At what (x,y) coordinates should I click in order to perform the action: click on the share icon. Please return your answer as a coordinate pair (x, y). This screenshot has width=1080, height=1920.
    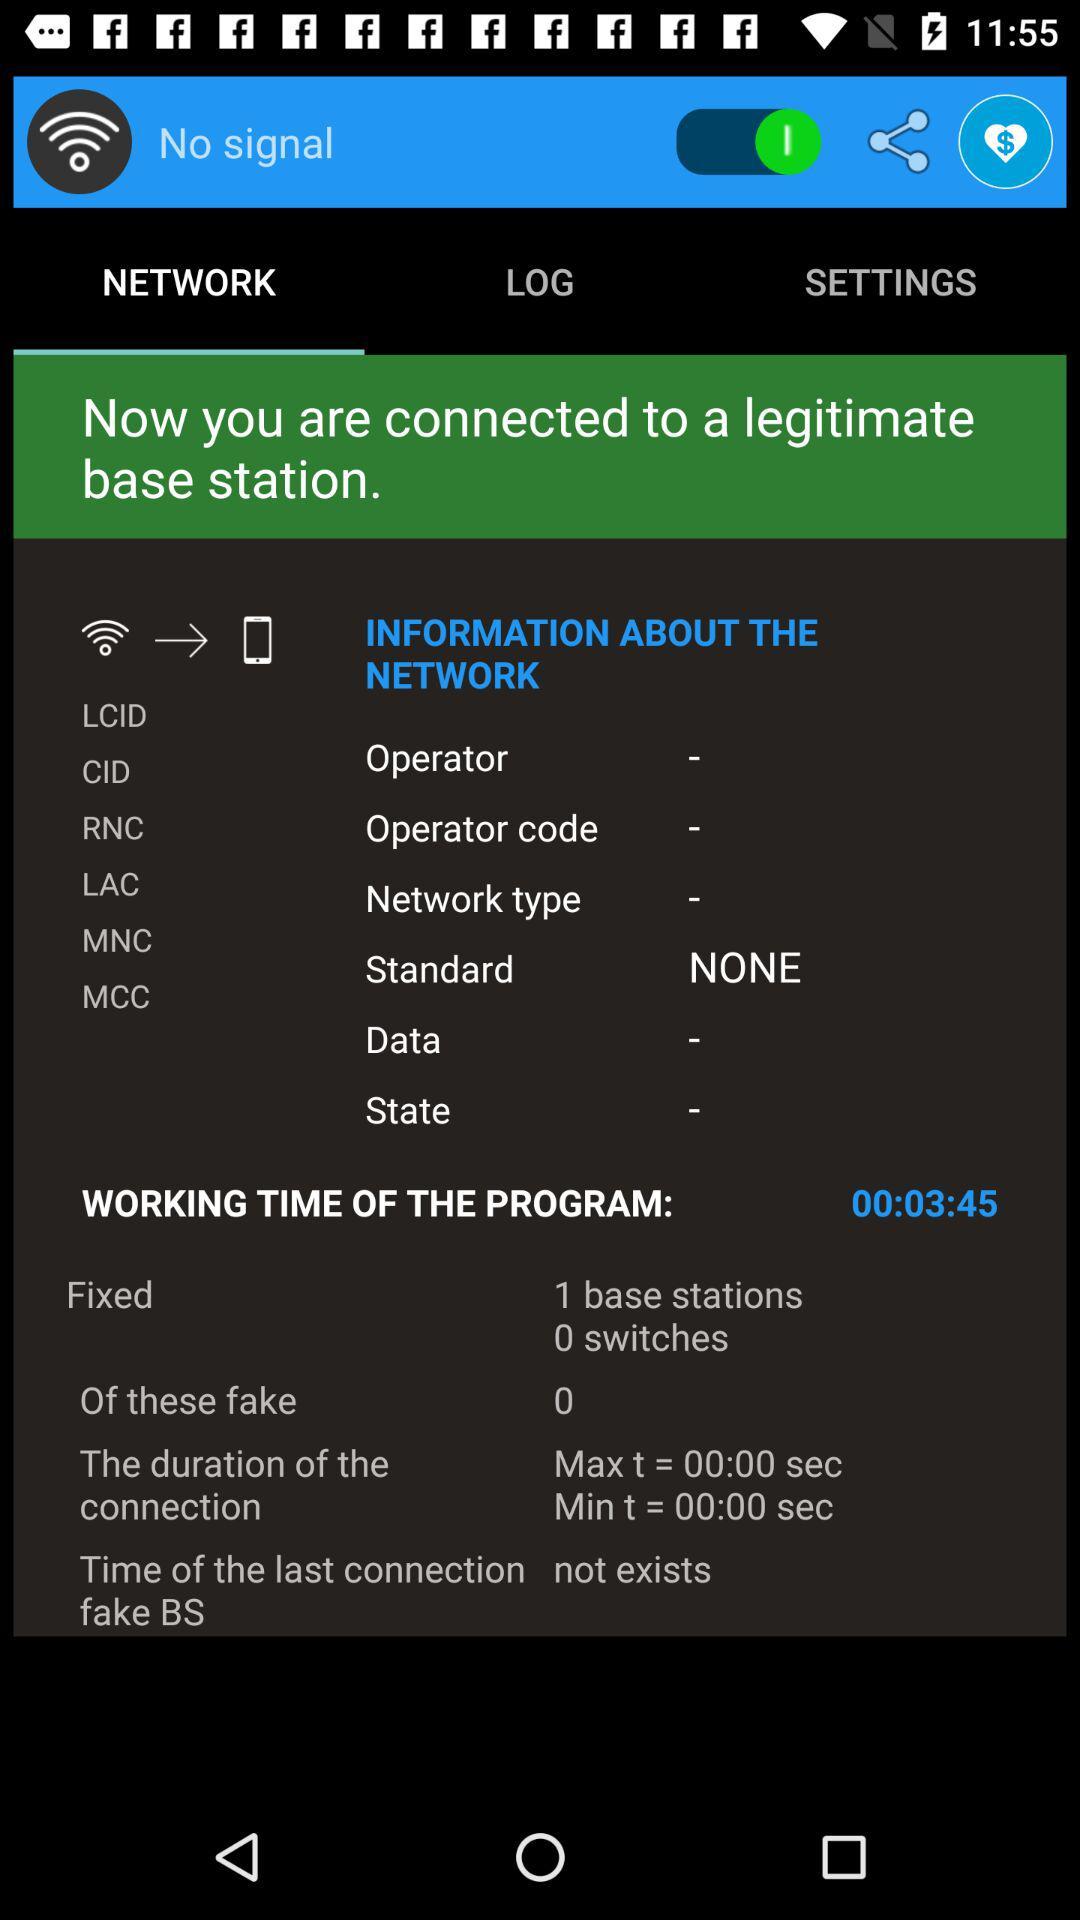
    Looking at the image, I should click on (902, 140).